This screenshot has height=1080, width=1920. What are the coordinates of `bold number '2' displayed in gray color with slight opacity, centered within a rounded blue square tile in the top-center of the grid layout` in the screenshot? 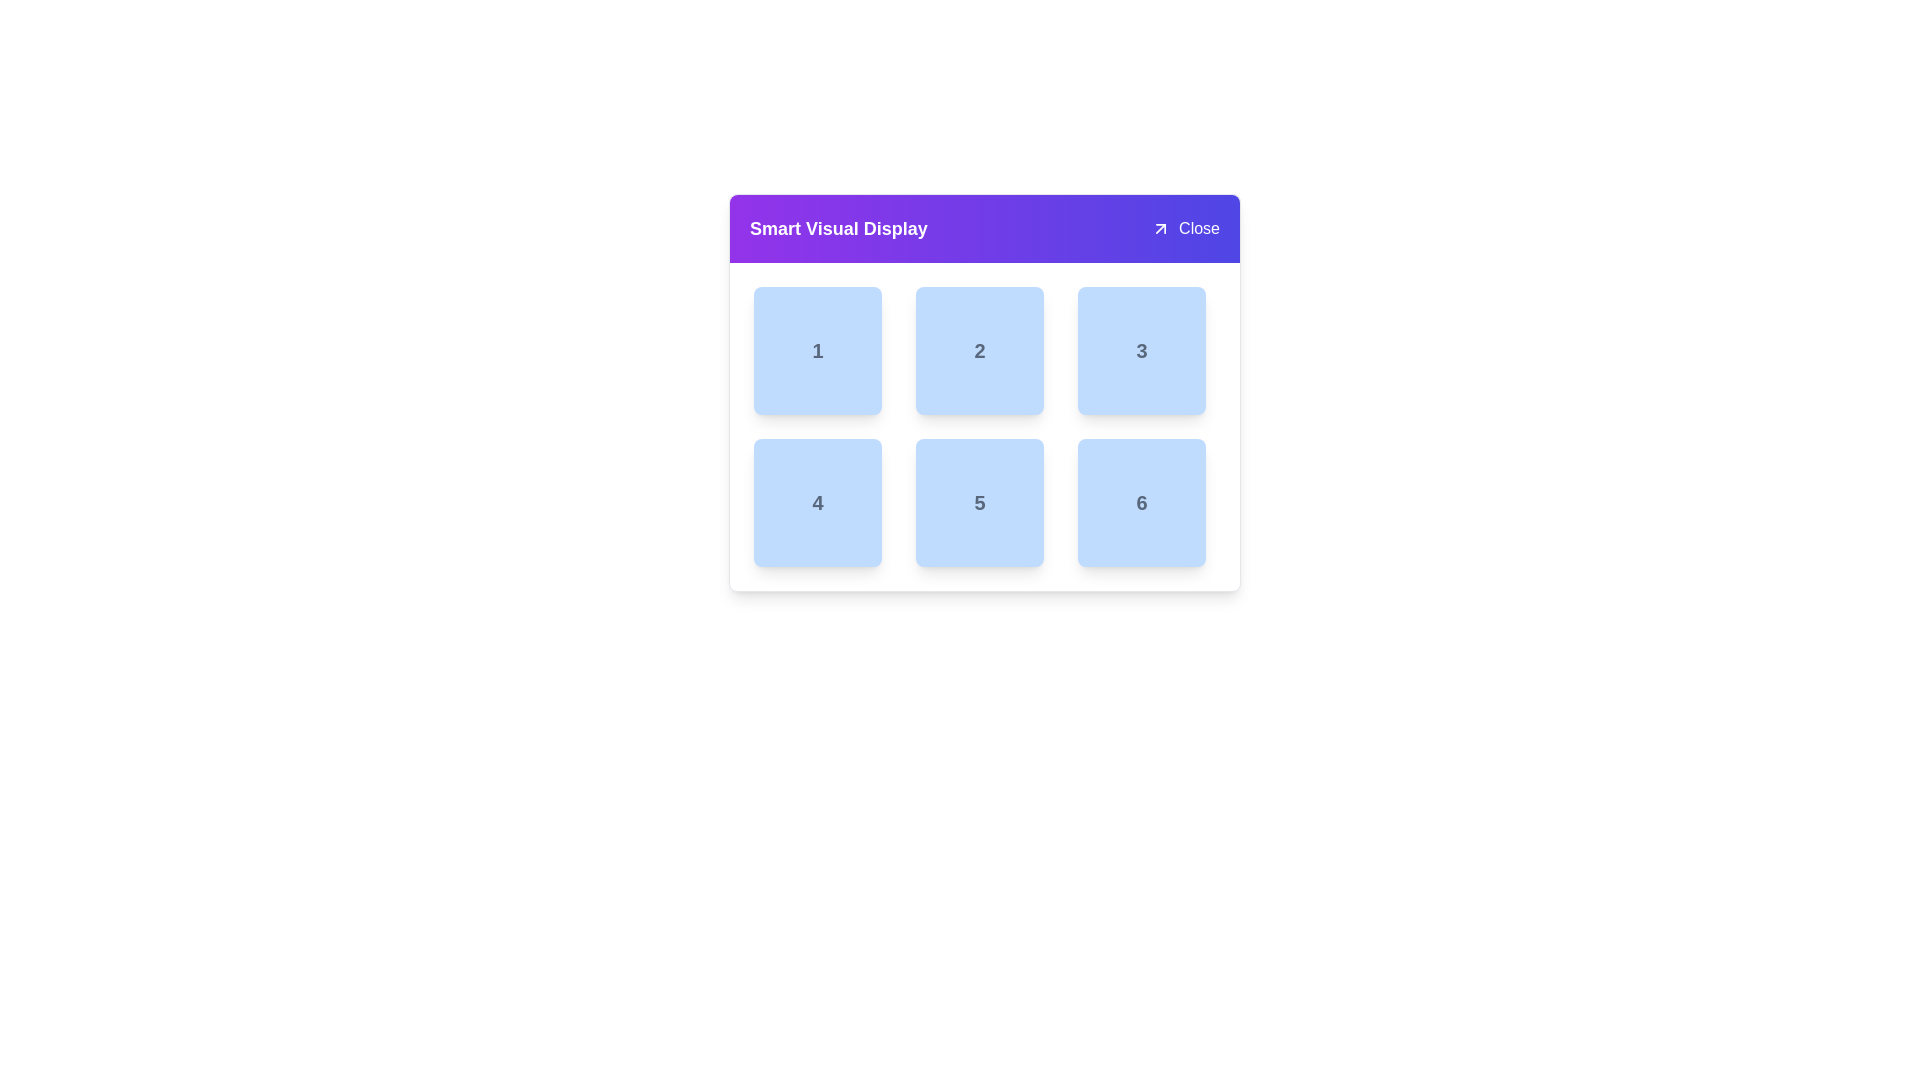 It's located at (979, 350).